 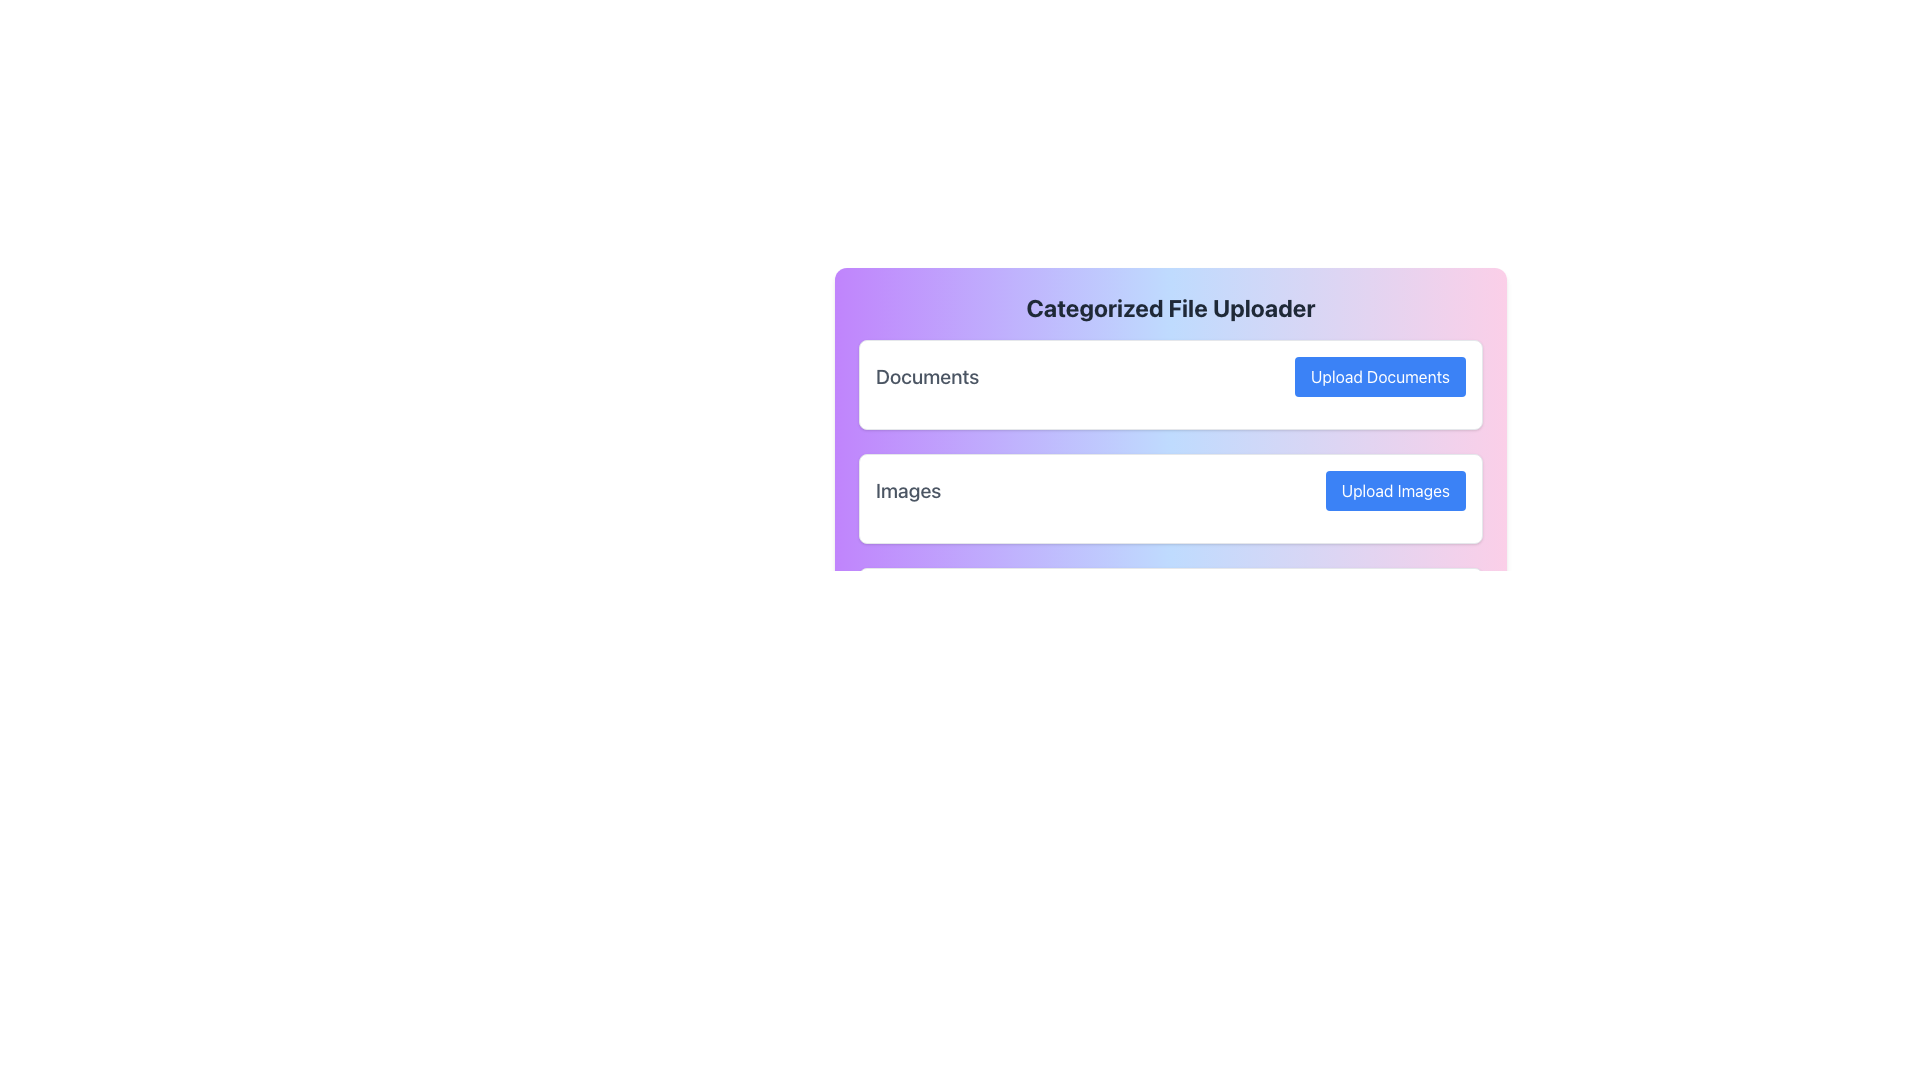 What do you see at coordinates (1171, 377) in the screenshot?
I see `the 'Upload Documents' button located within the white rounded box at the top of the page` at bounding box center [1171, 377].